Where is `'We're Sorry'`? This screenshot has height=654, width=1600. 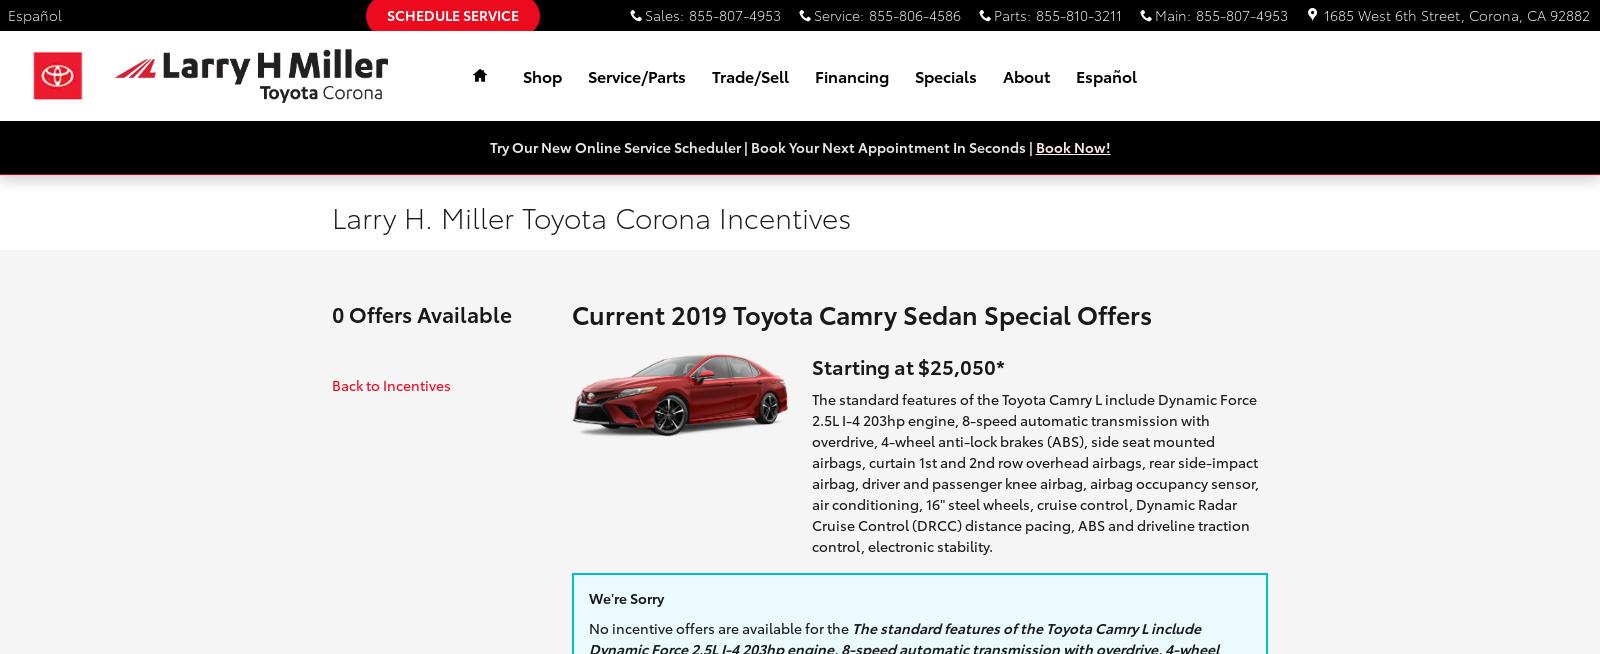
'We're Sorry' is located at coordinates (626, 597).